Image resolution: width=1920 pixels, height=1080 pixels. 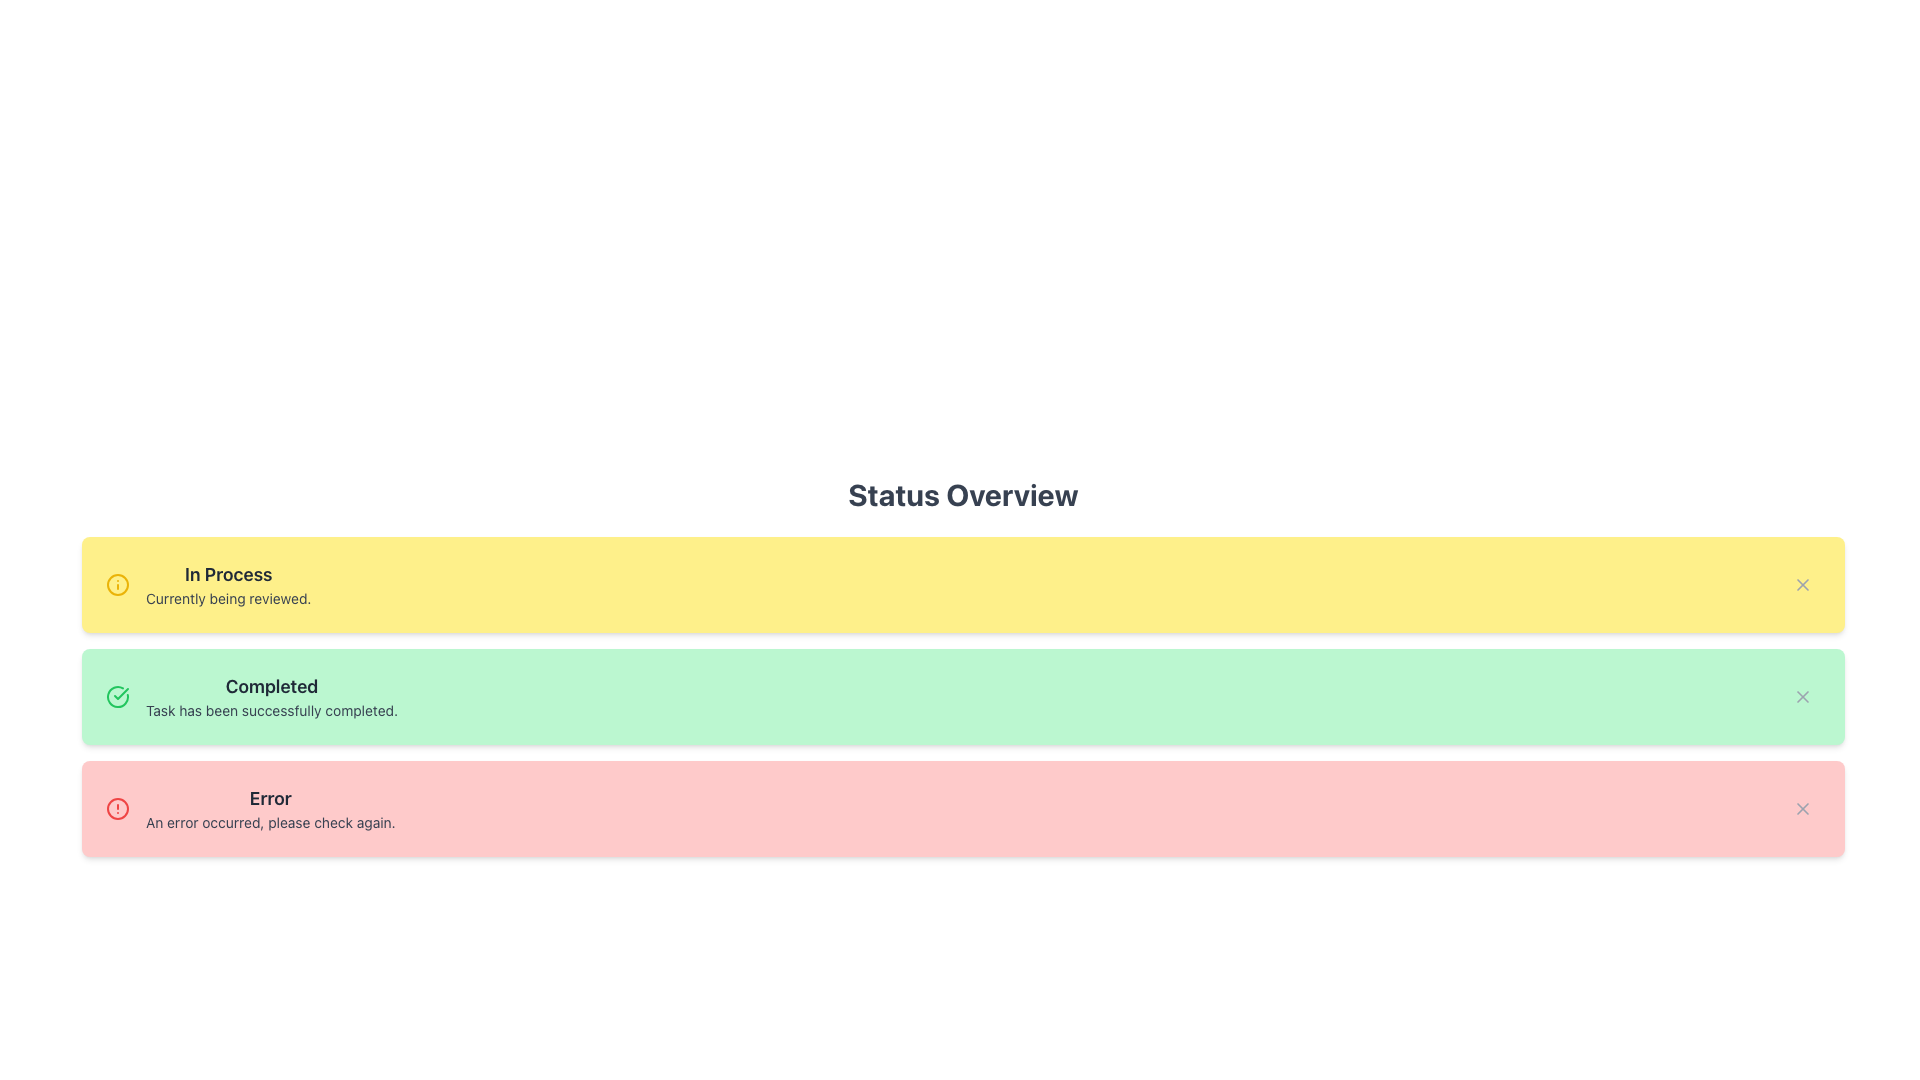 I want to click on the circular alert icon located at the leftmost position within the red 'Error' notification box, visually enhancing the user's ability to identify the type of notification, so click(x=117, y=808).